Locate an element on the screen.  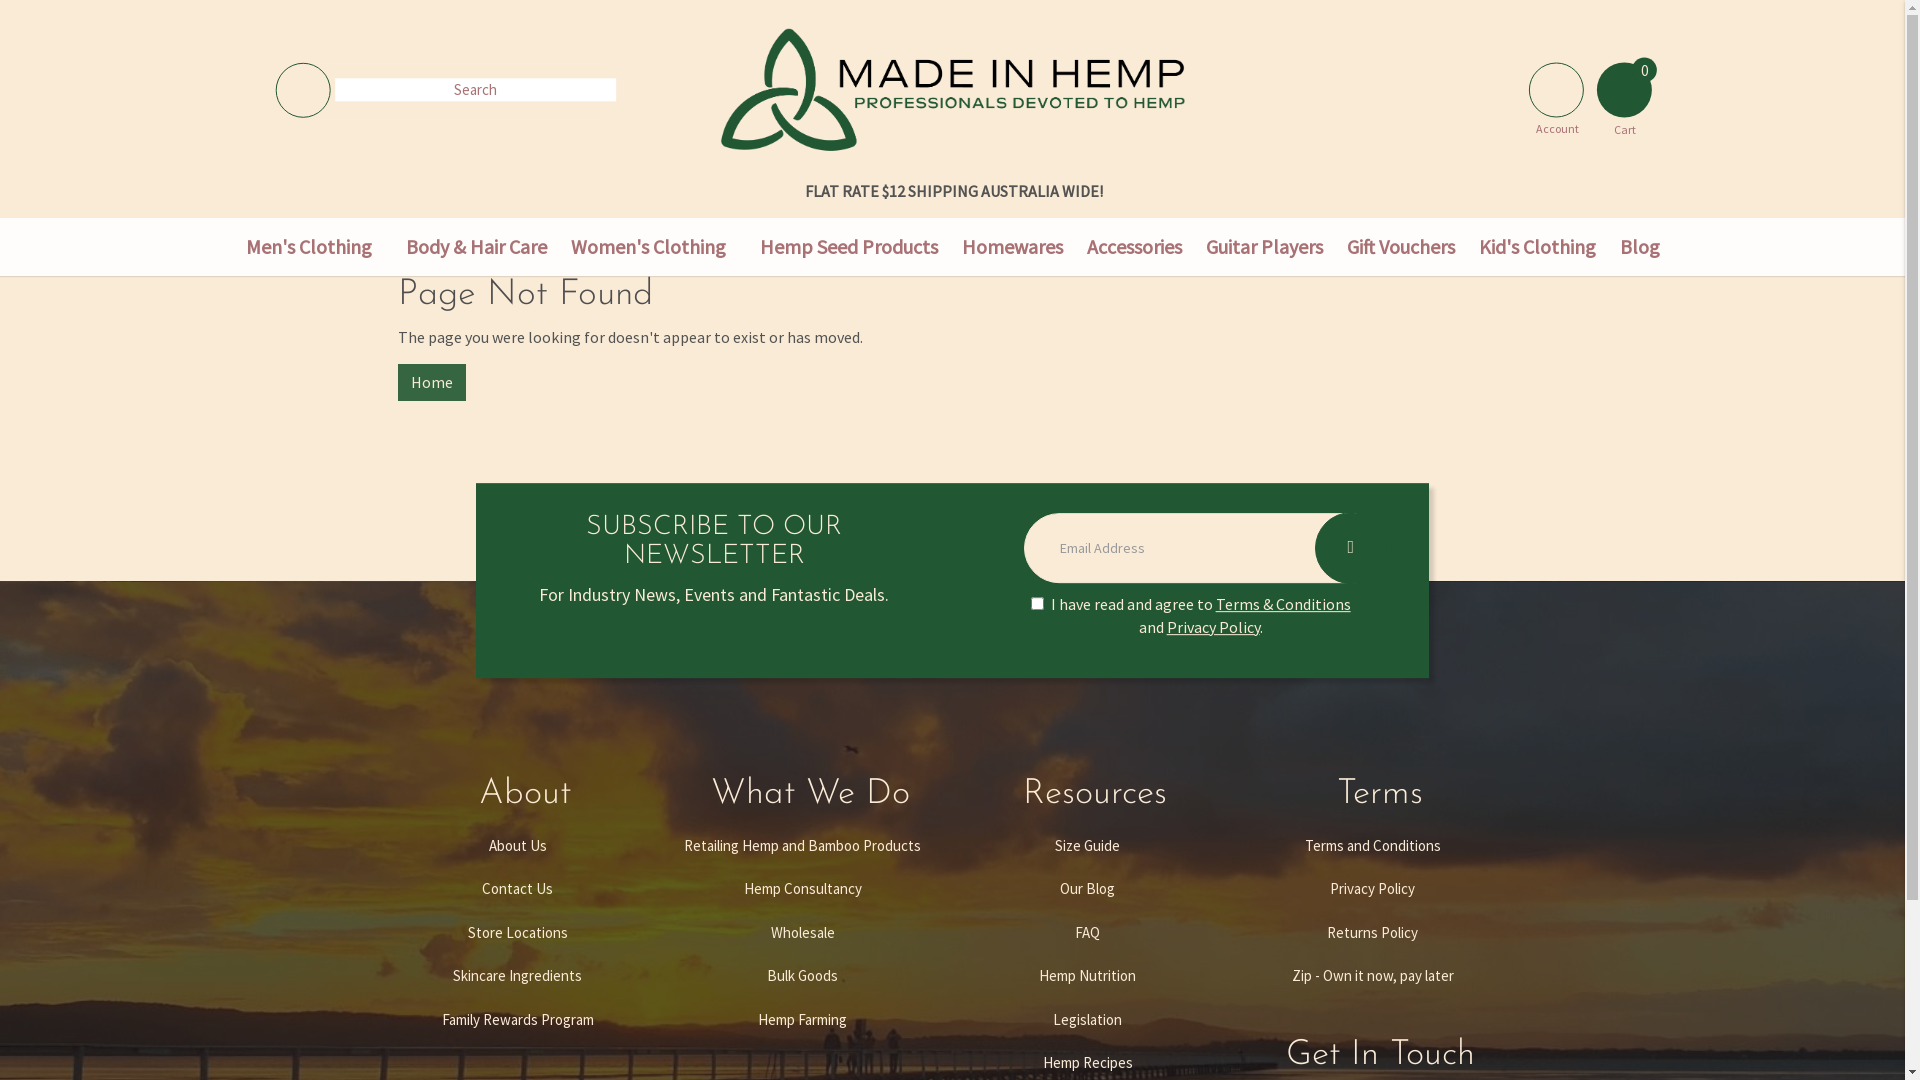
'Hemp Consultancy' is located at coordinates (802, 887).